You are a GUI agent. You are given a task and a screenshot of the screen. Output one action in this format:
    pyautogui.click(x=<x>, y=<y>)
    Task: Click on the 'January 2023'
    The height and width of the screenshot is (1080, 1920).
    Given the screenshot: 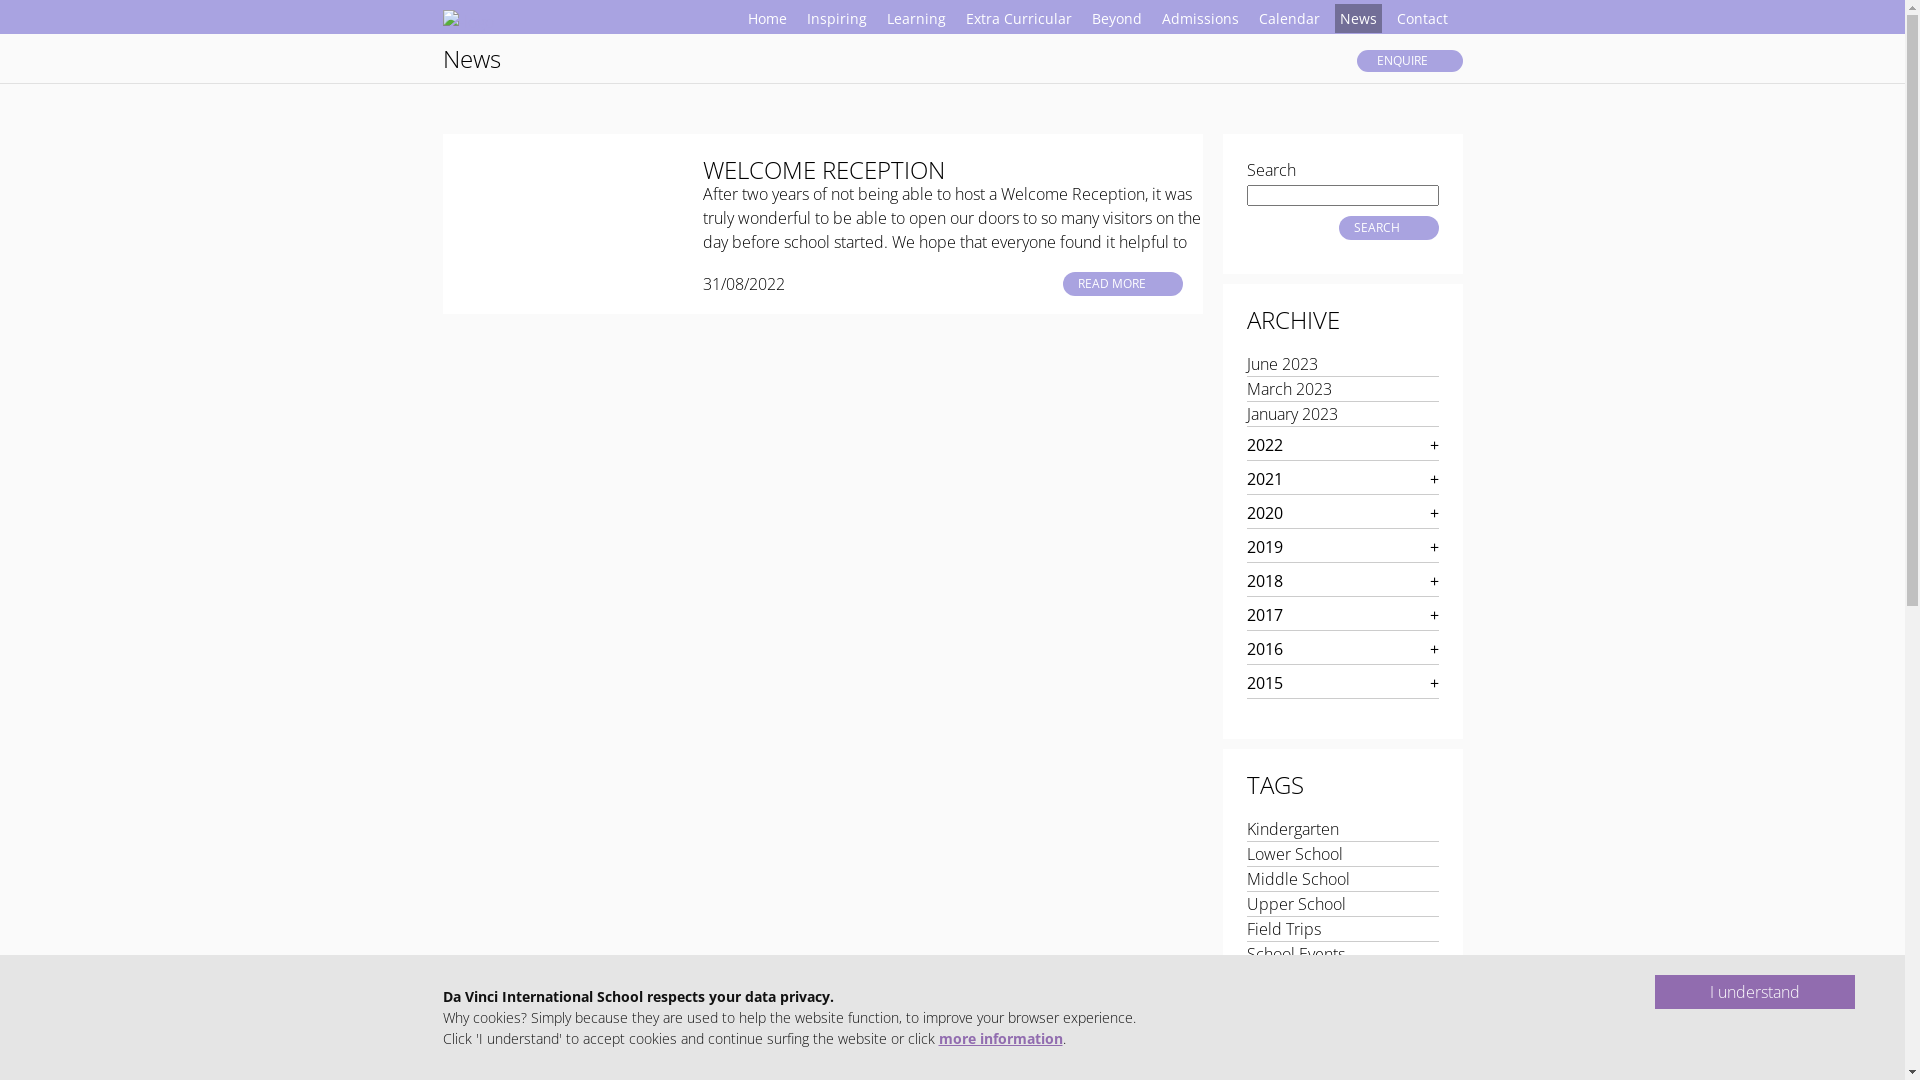 What is the action you would take?
    pyautogui.click(x=1291, y=412)
    